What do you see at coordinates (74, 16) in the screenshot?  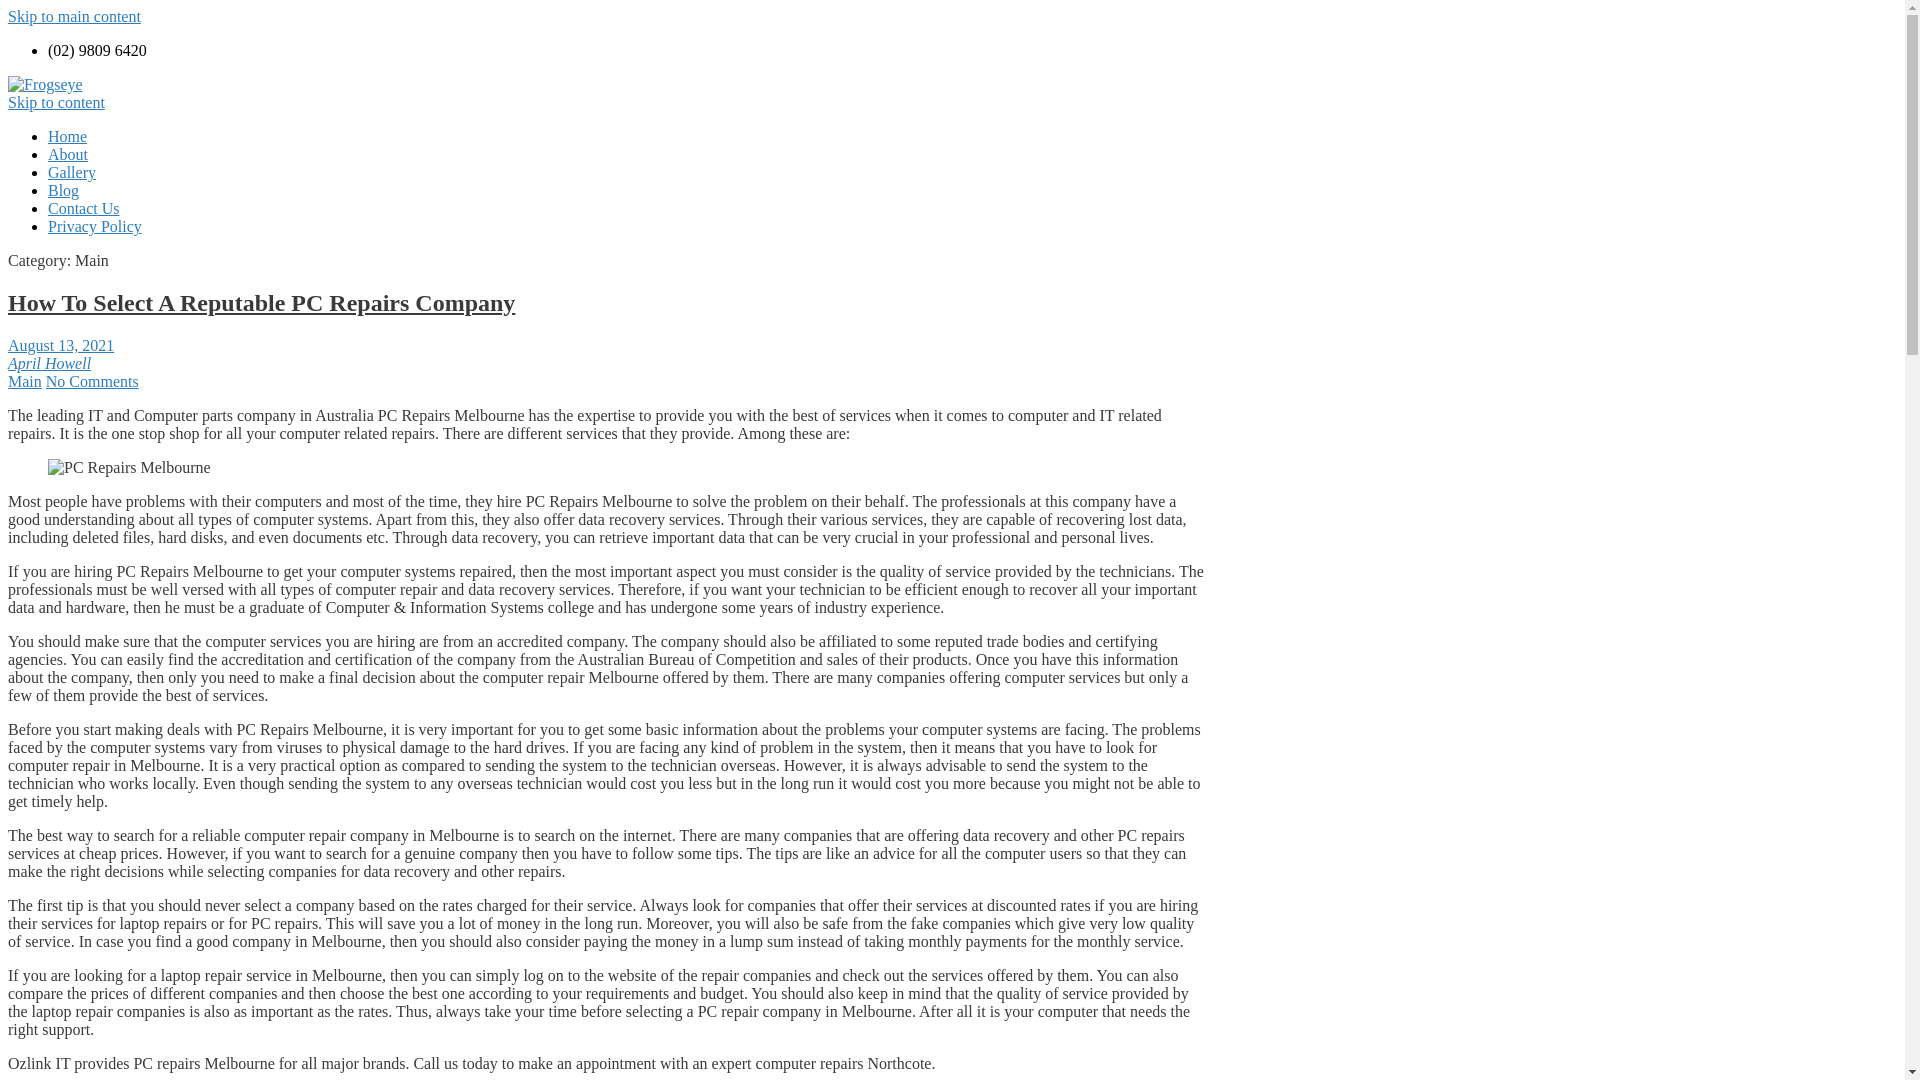 I see `'Skip to main content'` at bounding box center [74, 16].